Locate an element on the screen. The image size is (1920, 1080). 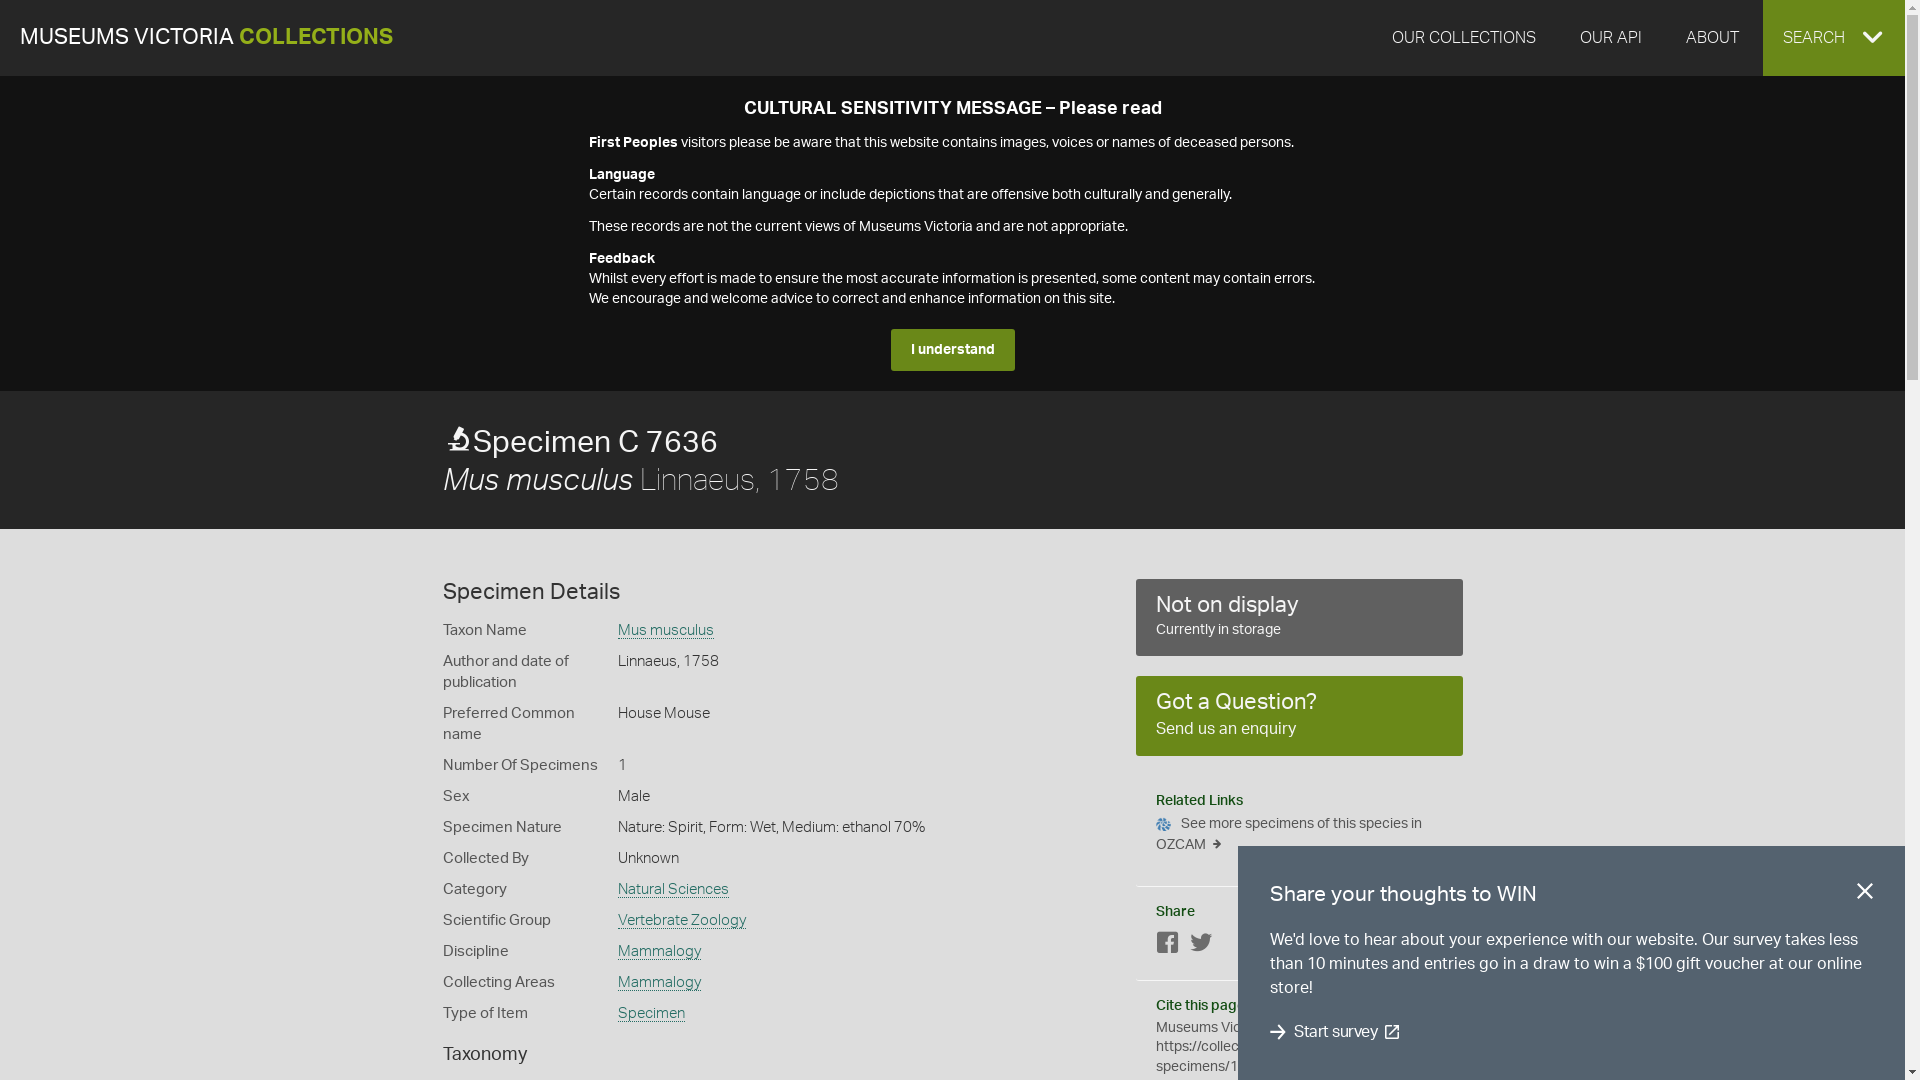
'Natural Sciences' is located at coordinates (673, 889).